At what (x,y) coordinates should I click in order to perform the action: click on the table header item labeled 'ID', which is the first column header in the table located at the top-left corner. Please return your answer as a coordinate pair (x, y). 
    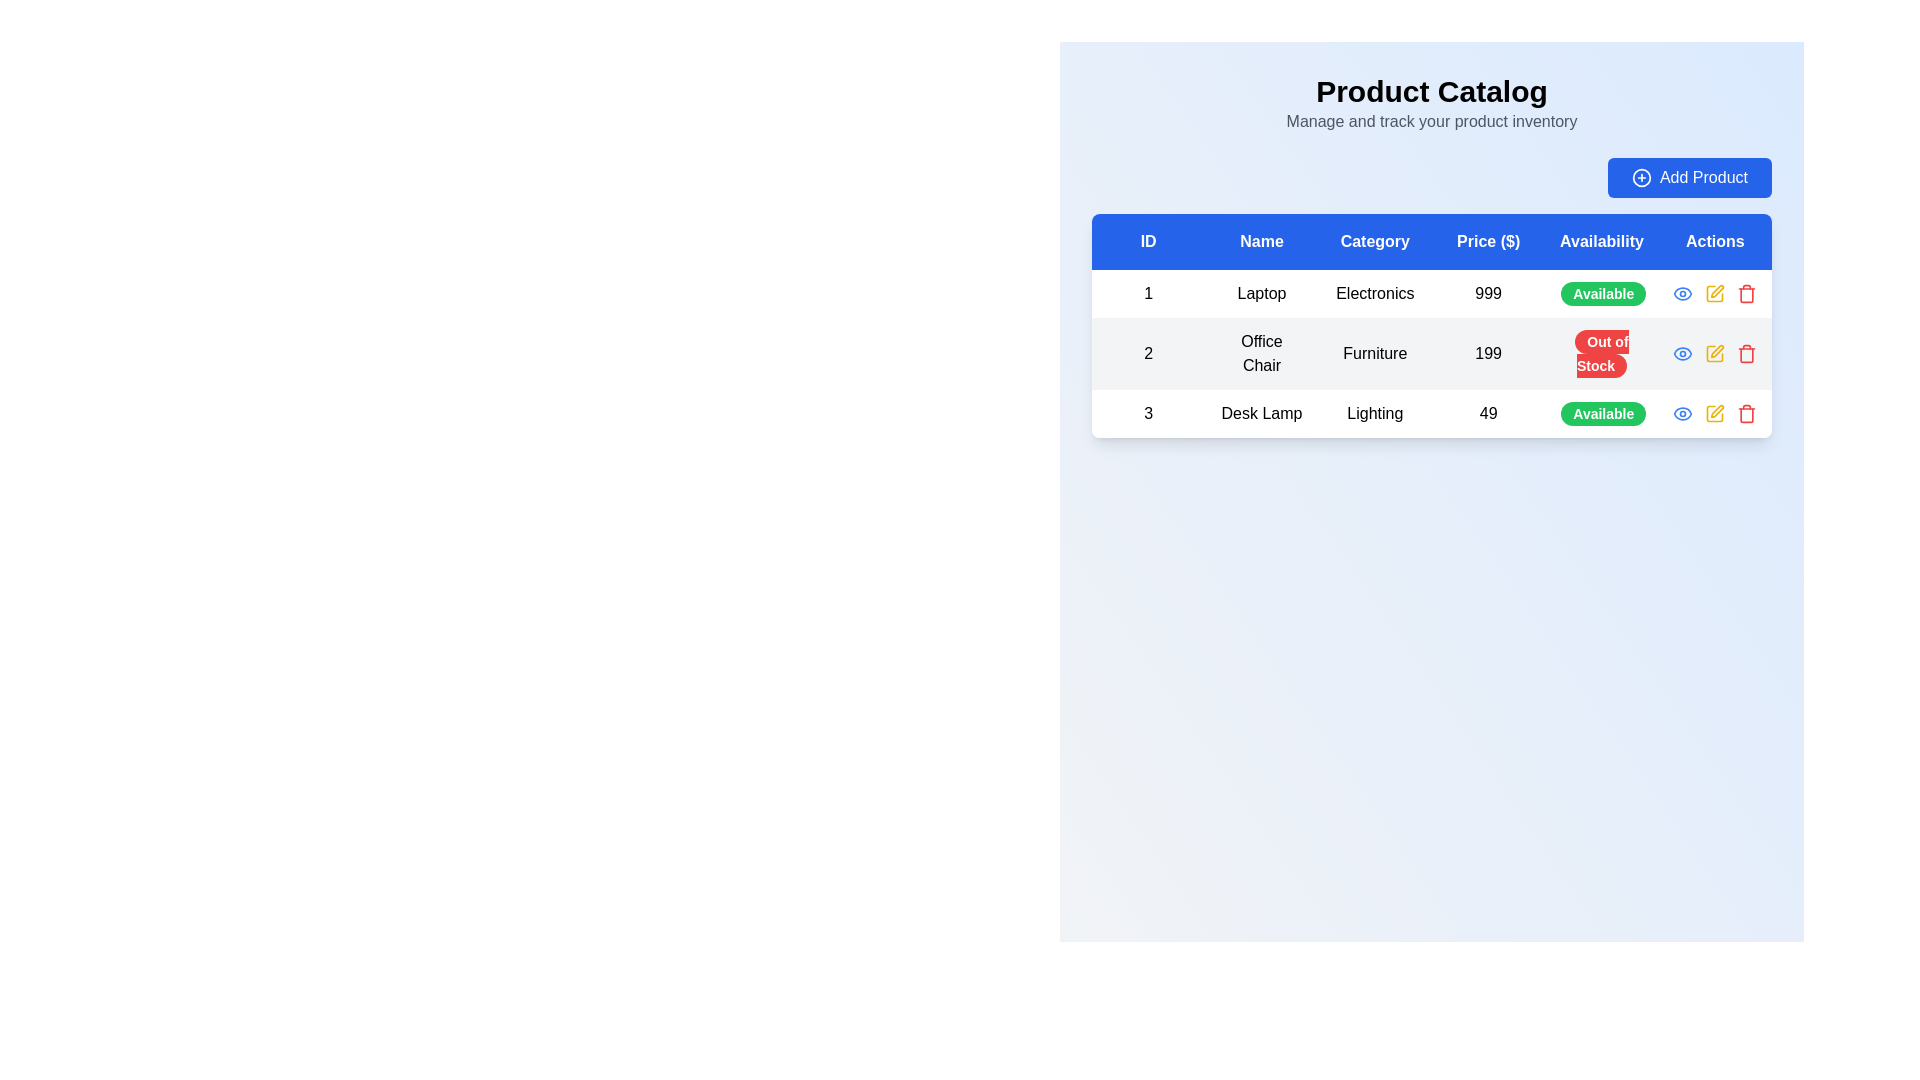
    Looking at the image, I should click on (1148, 241).